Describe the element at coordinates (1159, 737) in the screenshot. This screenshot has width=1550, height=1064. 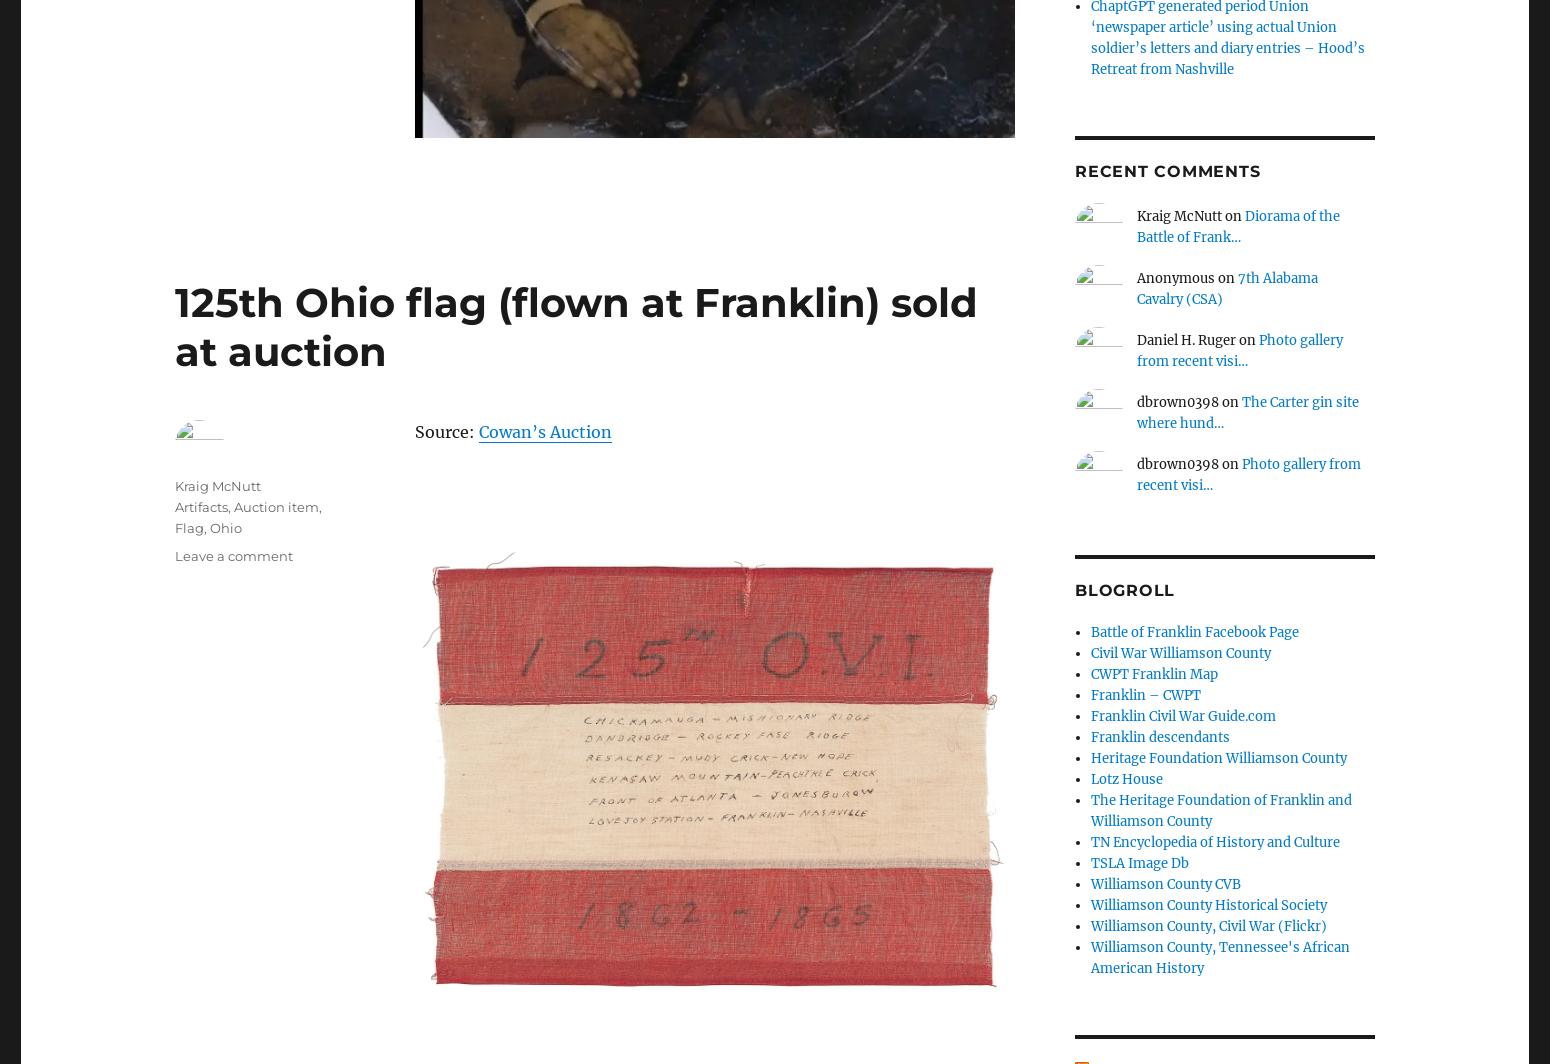
I see `'Franklin descendants'` at that location.